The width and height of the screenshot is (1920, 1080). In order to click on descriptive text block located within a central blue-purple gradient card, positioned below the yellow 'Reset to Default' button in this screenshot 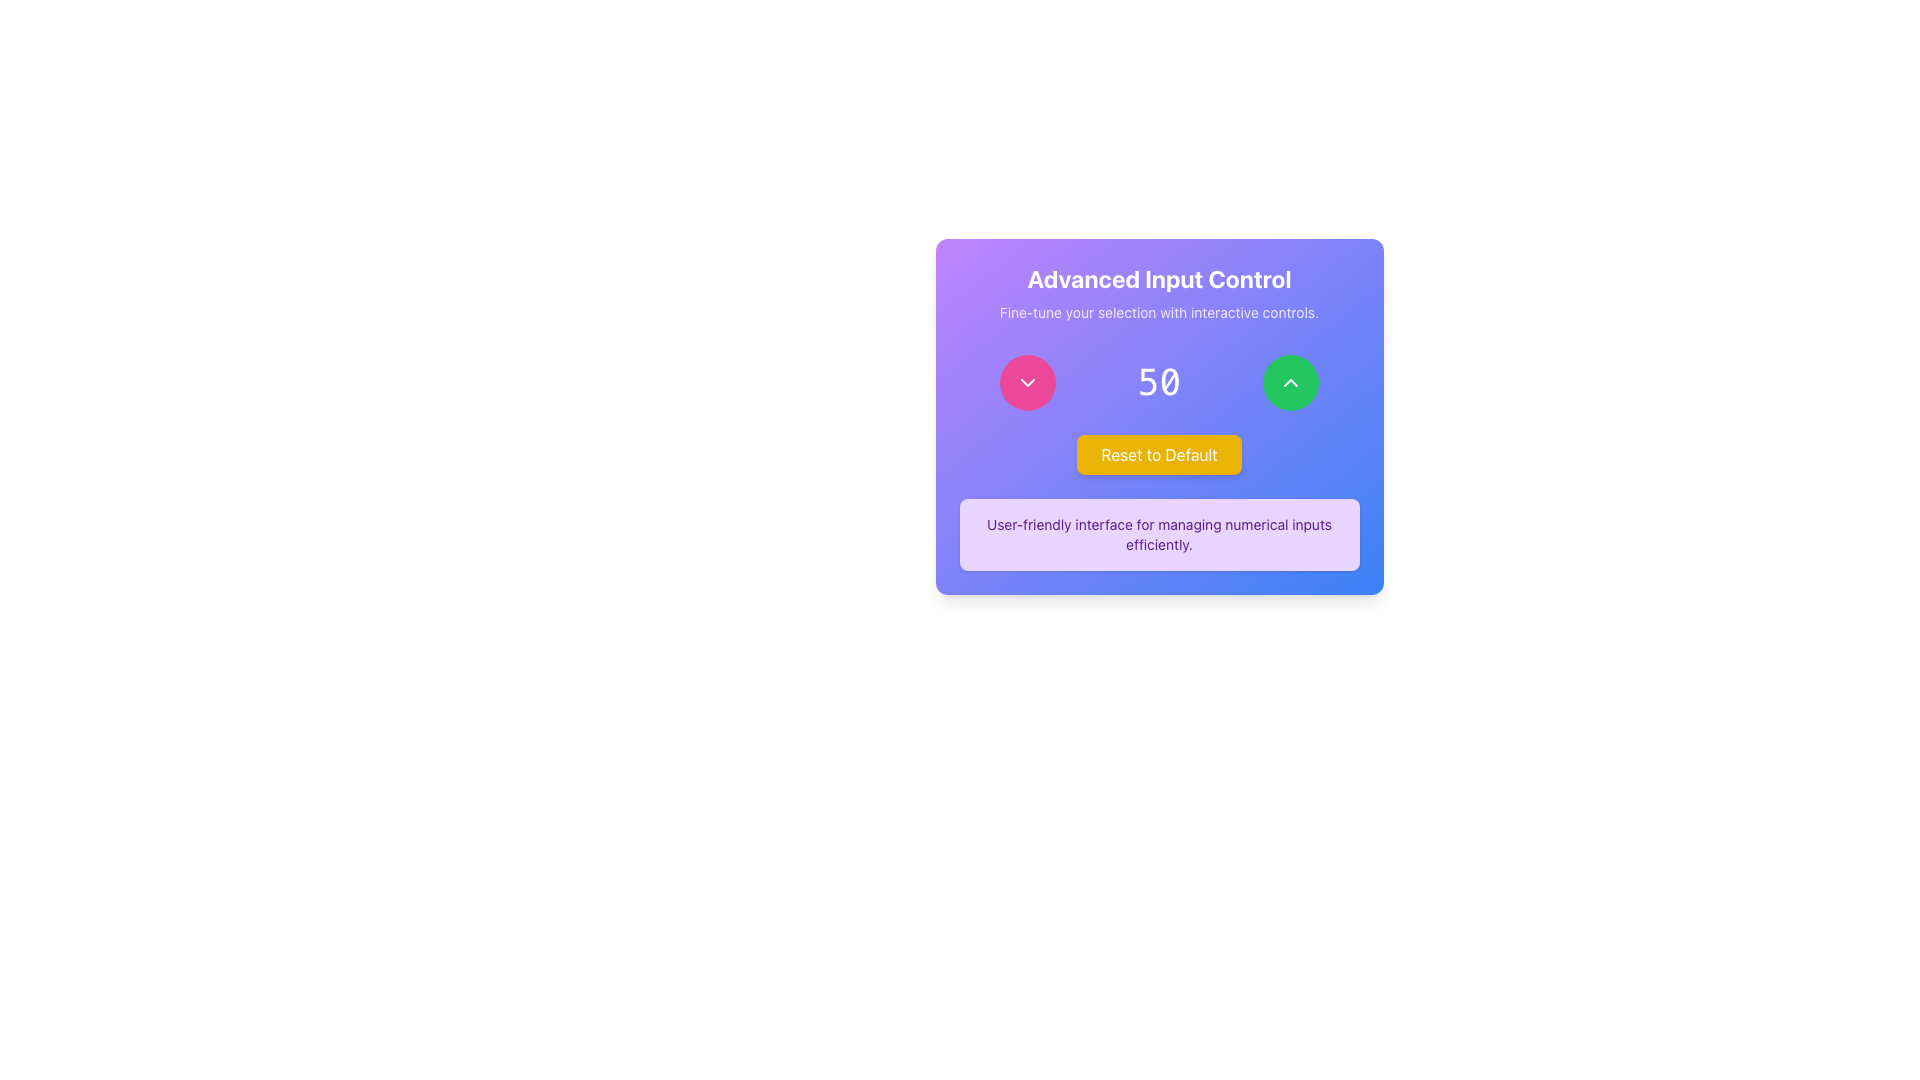, I will do `click(1159, 534)`.